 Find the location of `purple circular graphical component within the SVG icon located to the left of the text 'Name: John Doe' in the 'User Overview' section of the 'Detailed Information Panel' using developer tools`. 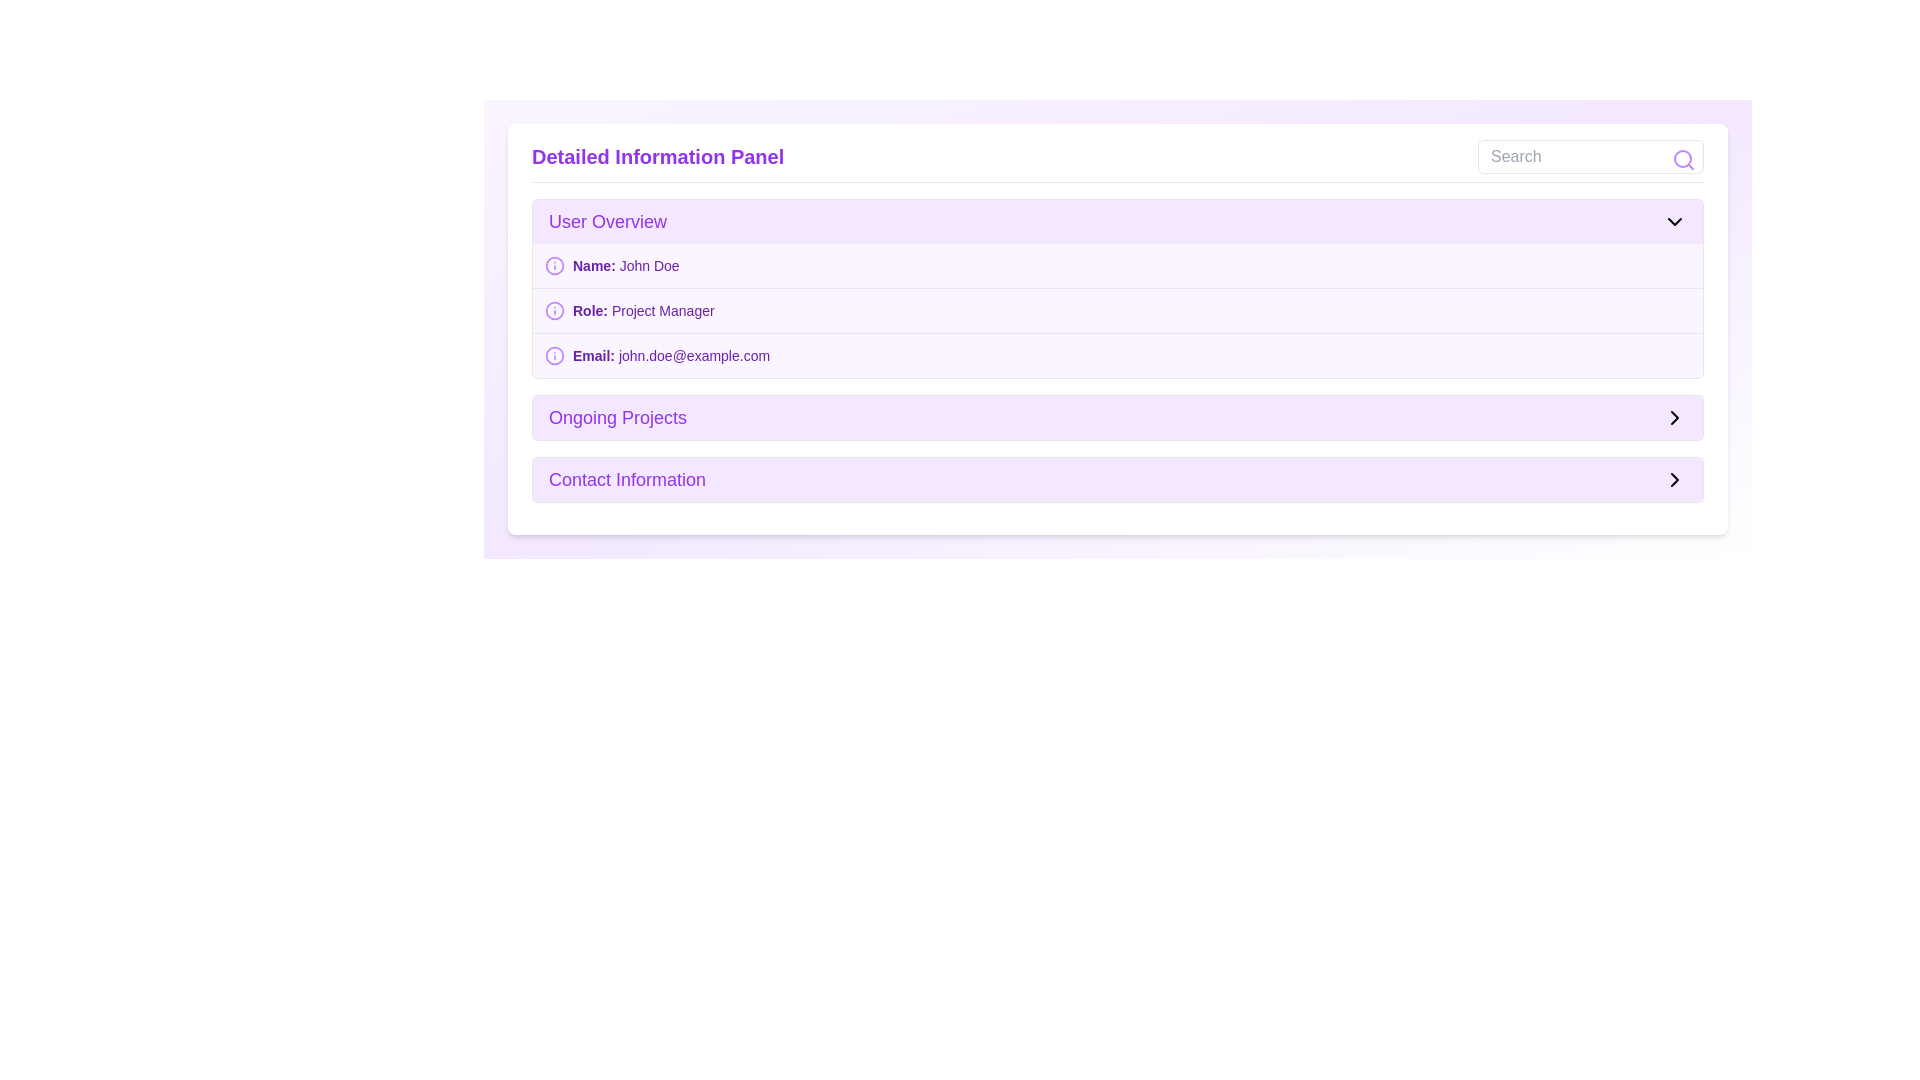

purple circular graphical component within the SVG icon located to the left of the text 'Name: John Doe' in the 'User Overview' section of the 'Detailed Information Panel' using developer tools is located at coordinates (555, 265).